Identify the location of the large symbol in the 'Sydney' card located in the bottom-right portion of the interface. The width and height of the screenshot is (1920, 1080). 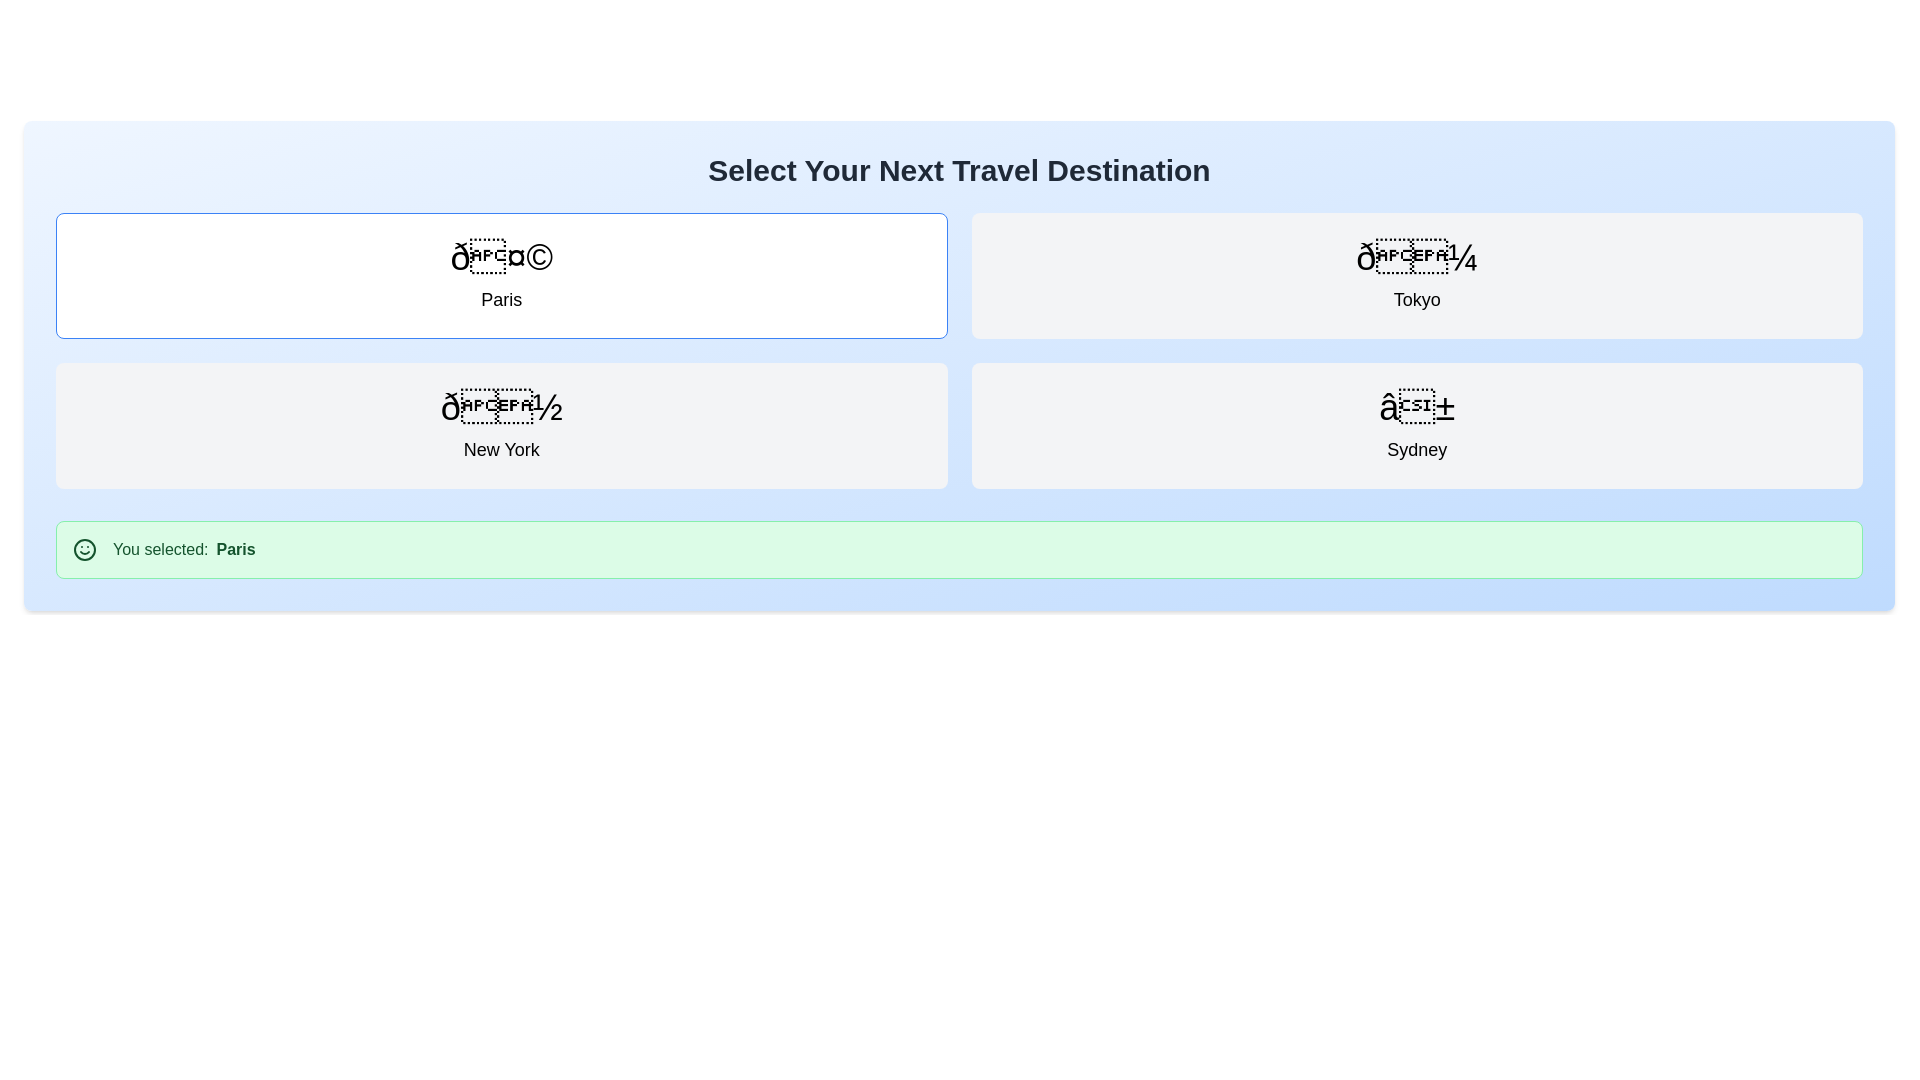
(1416, 407).